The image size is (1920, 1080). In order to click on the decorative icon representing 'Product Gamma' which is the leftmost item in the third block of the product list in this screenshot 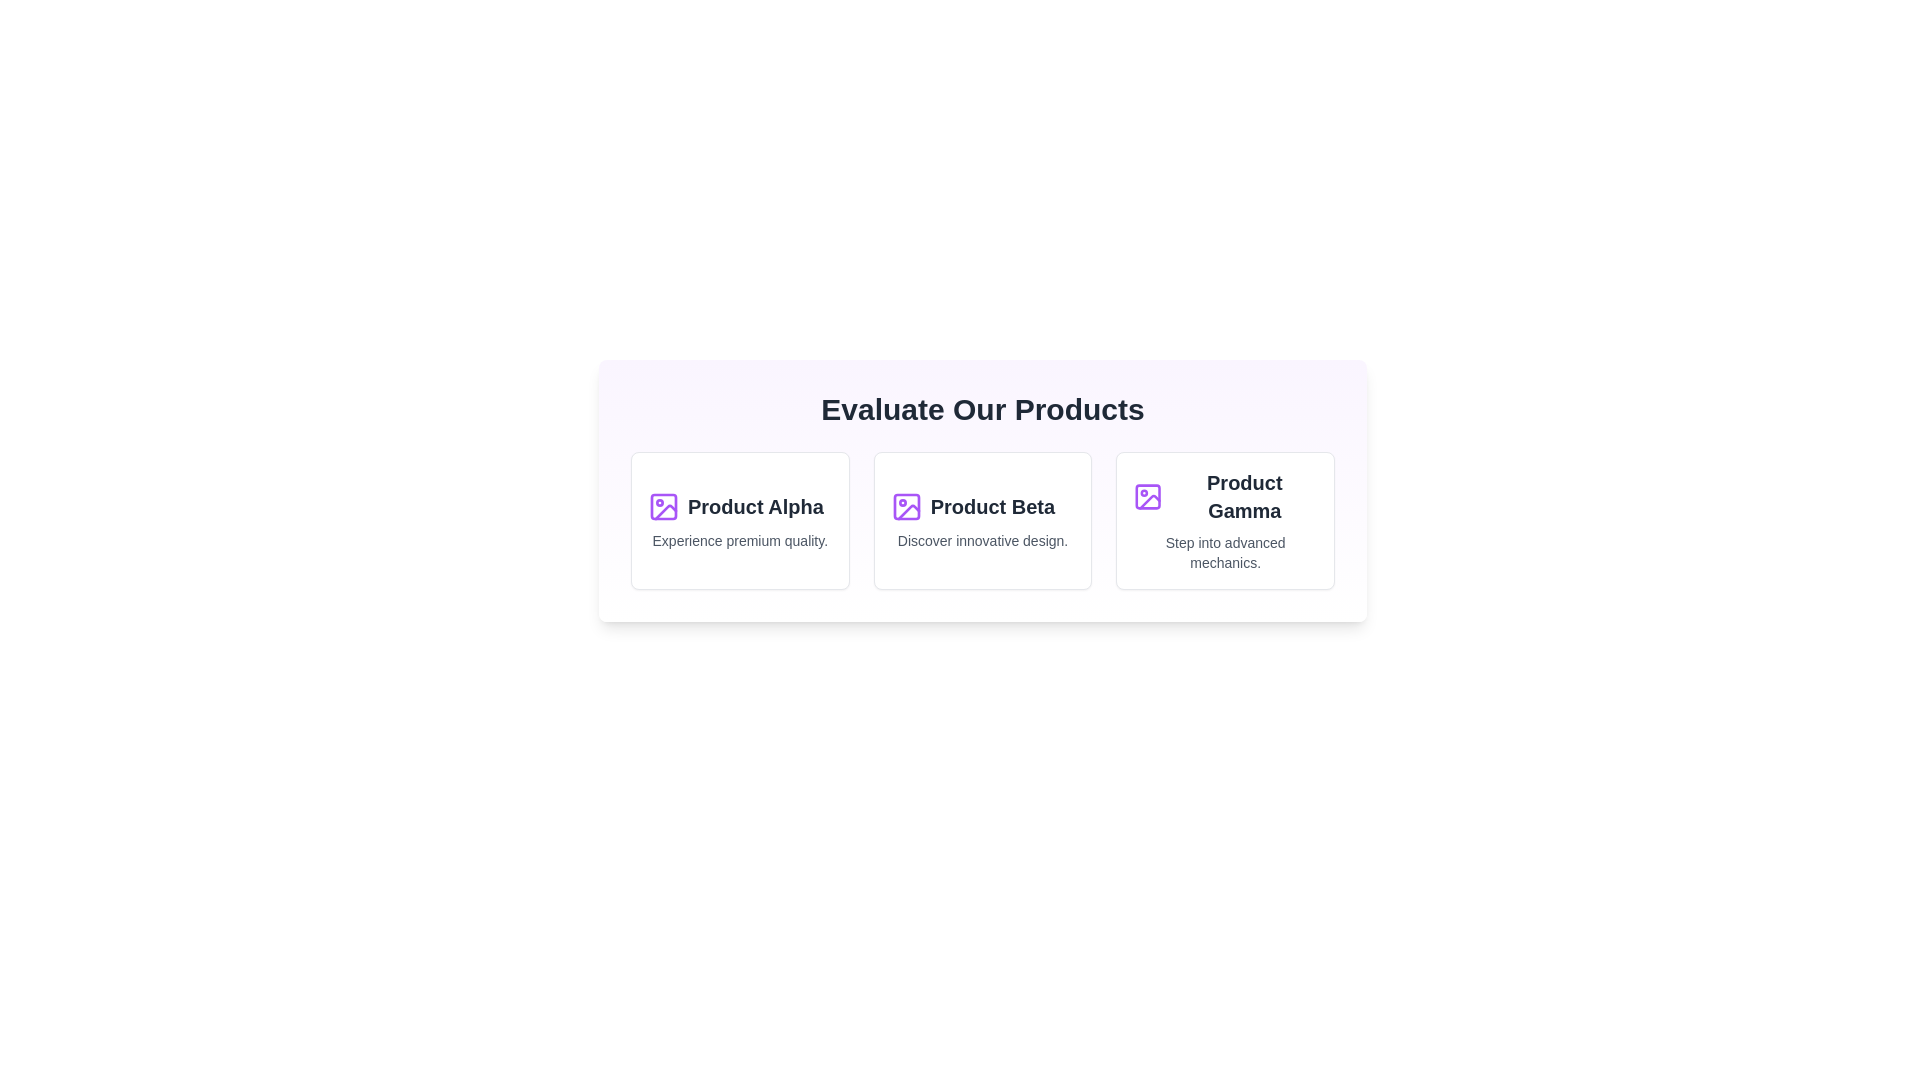, I will do `click(1148, 496)`.